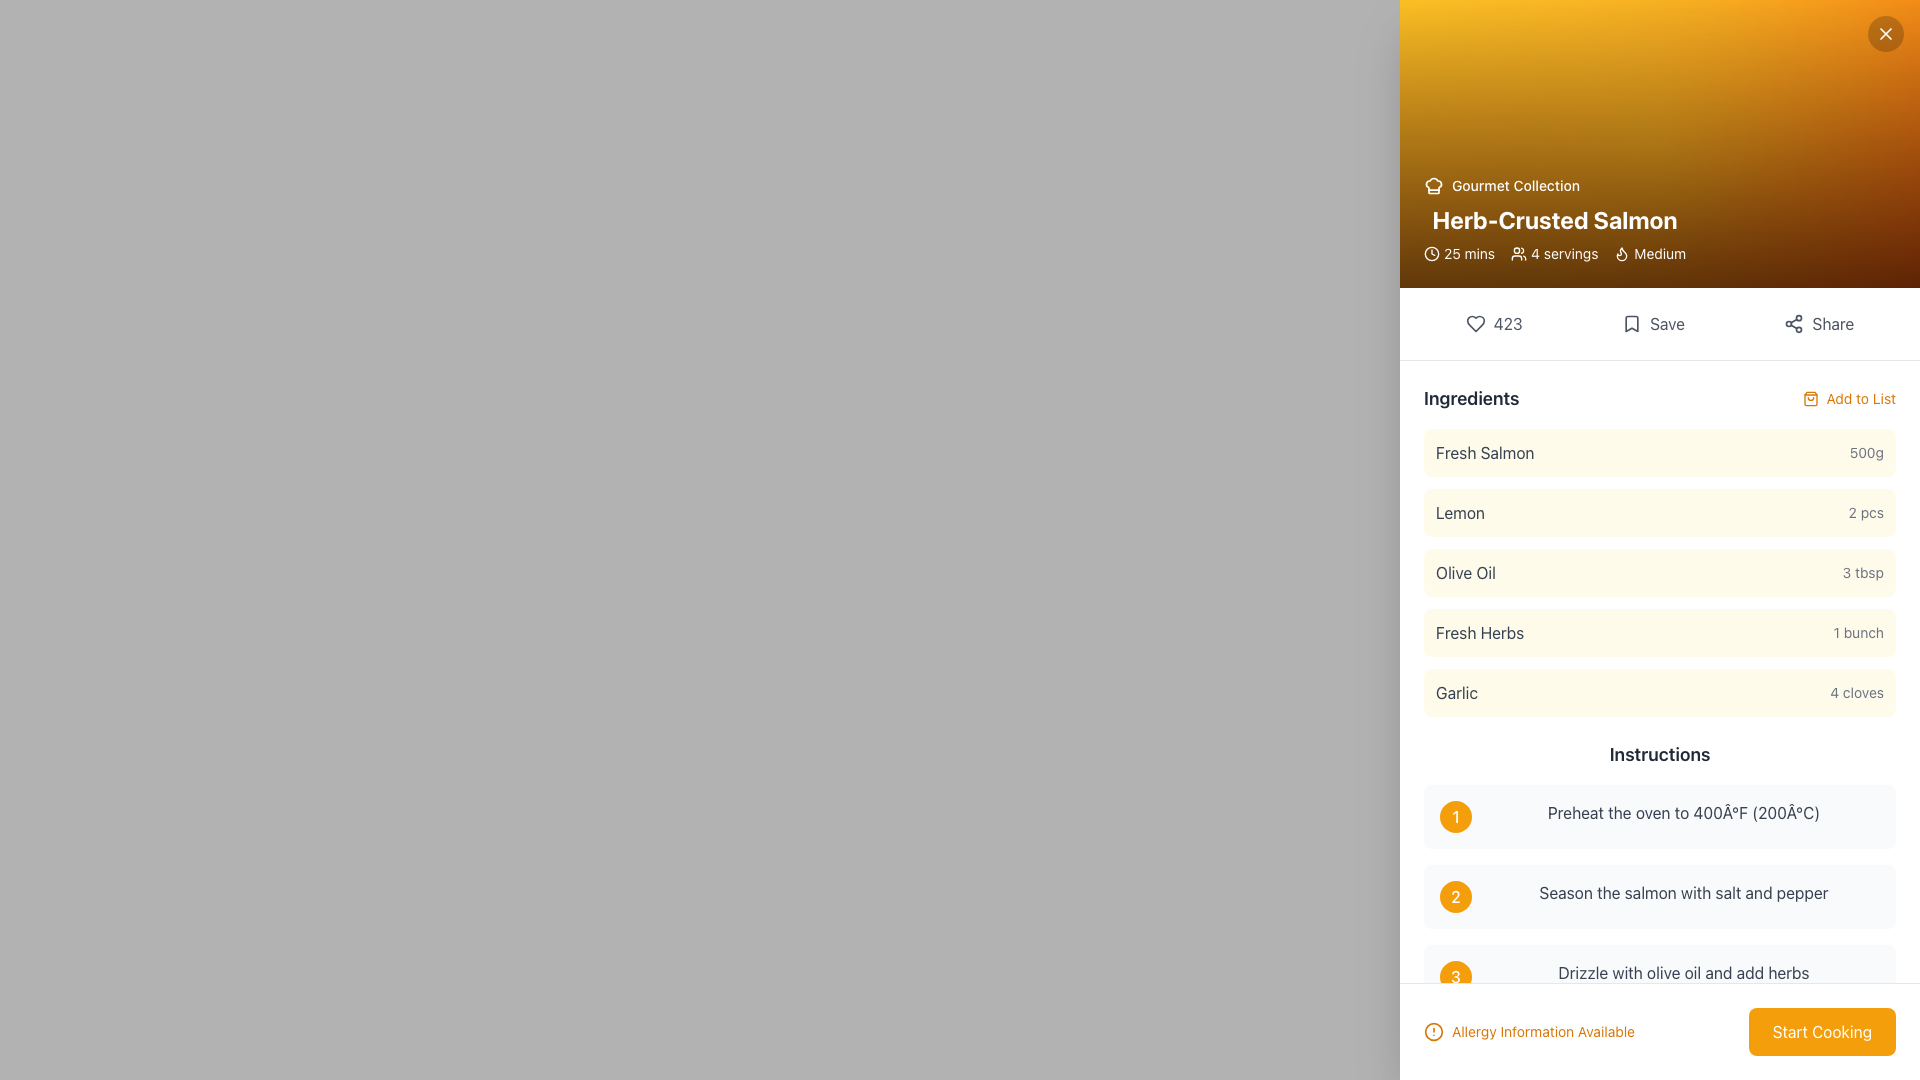  I want to click on text from the Informational Label that indicates the estimated preparation or cooking time for the recipe, which is positioned to the left of the '4 servings' and 'Medium' elements in the header area of the recipe section, so click(1459, 253).